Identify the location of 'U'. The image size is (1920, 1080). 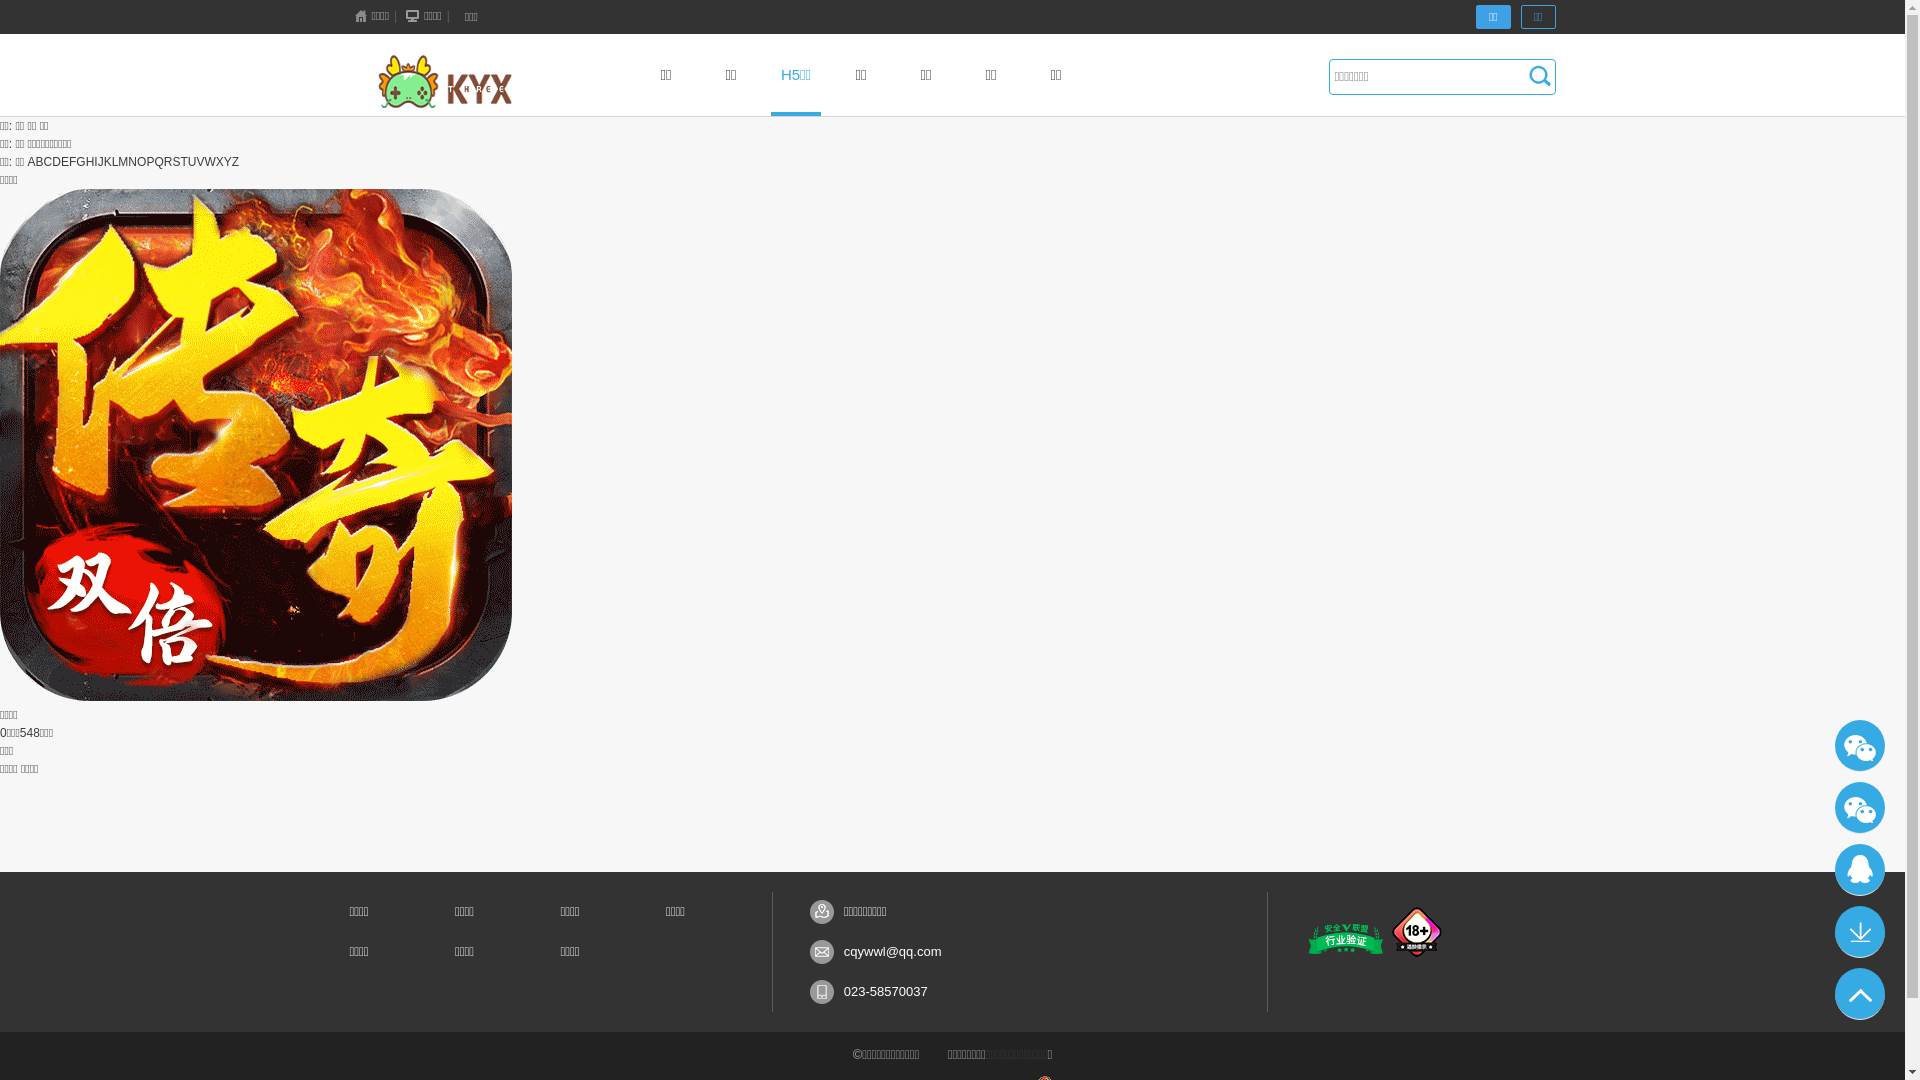
(192, 161).